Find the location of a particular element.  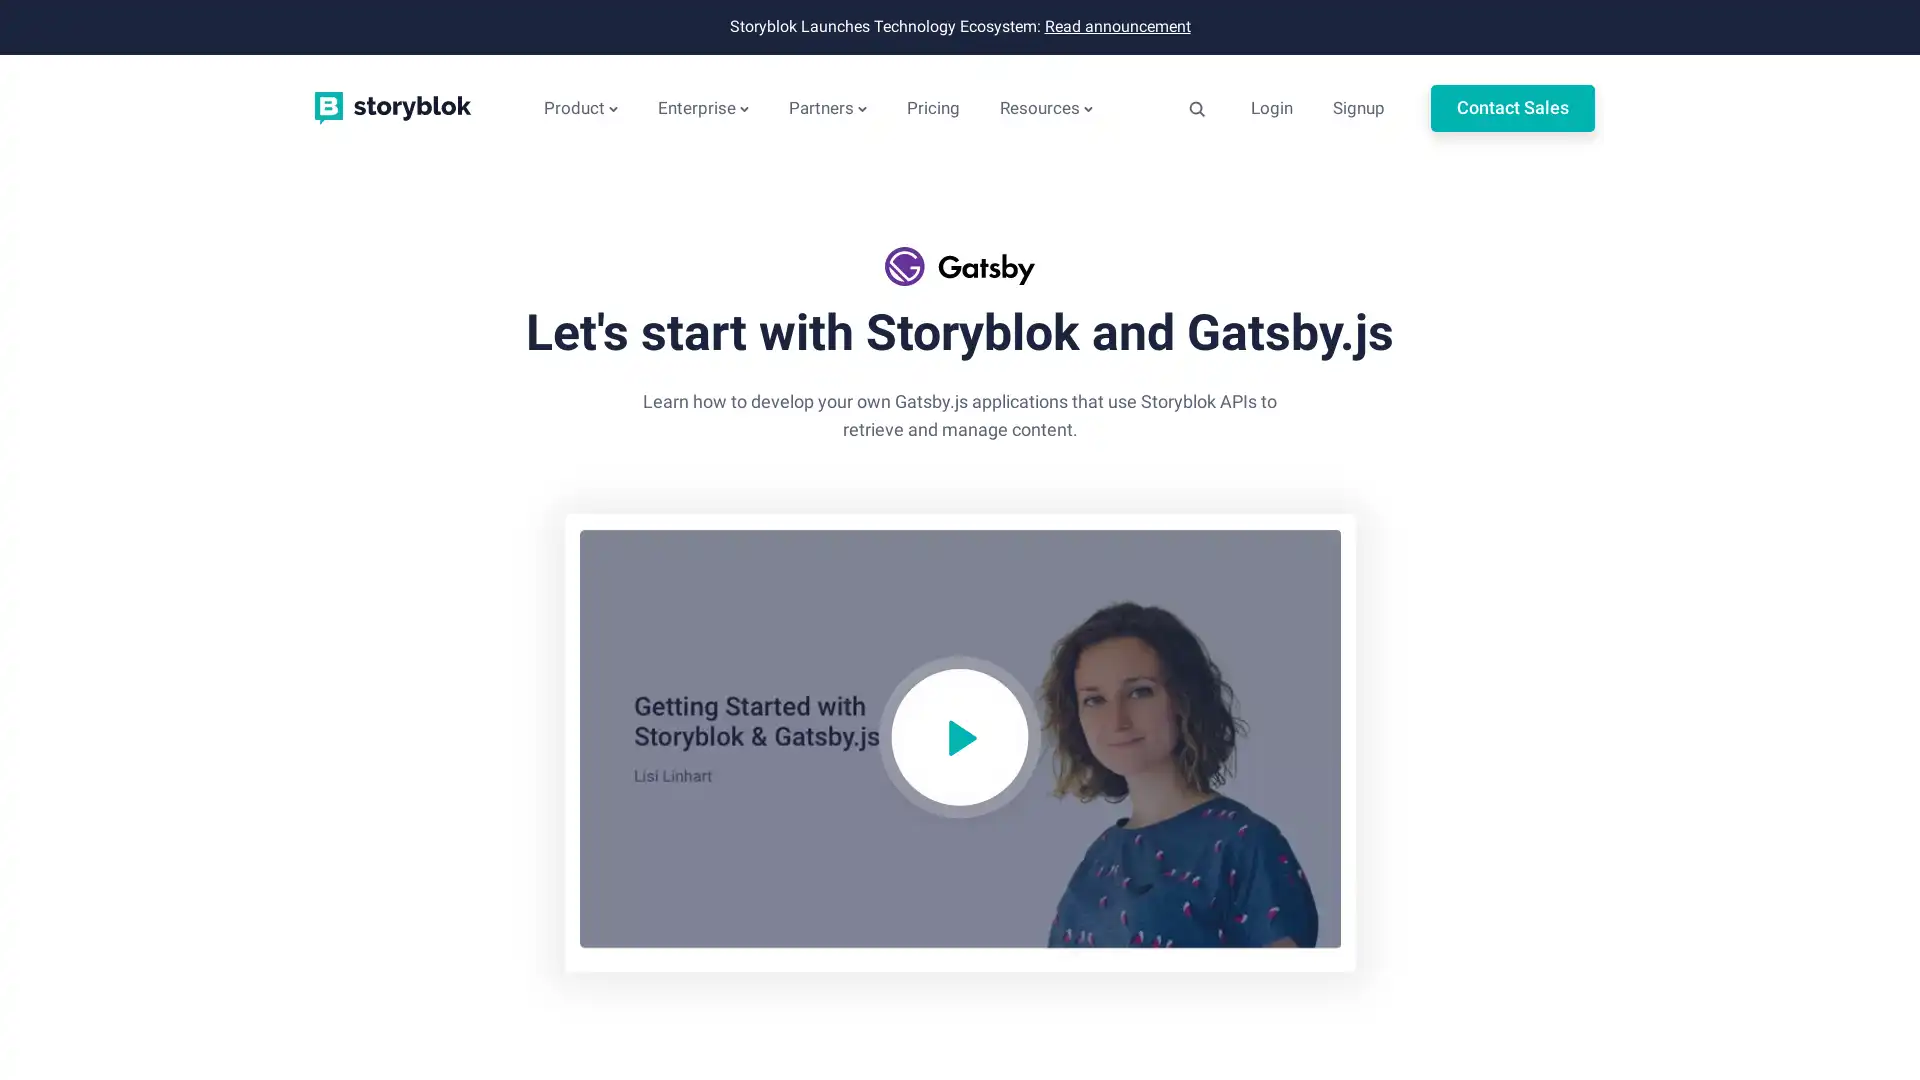

Partners is located at coordinates (828, 108).